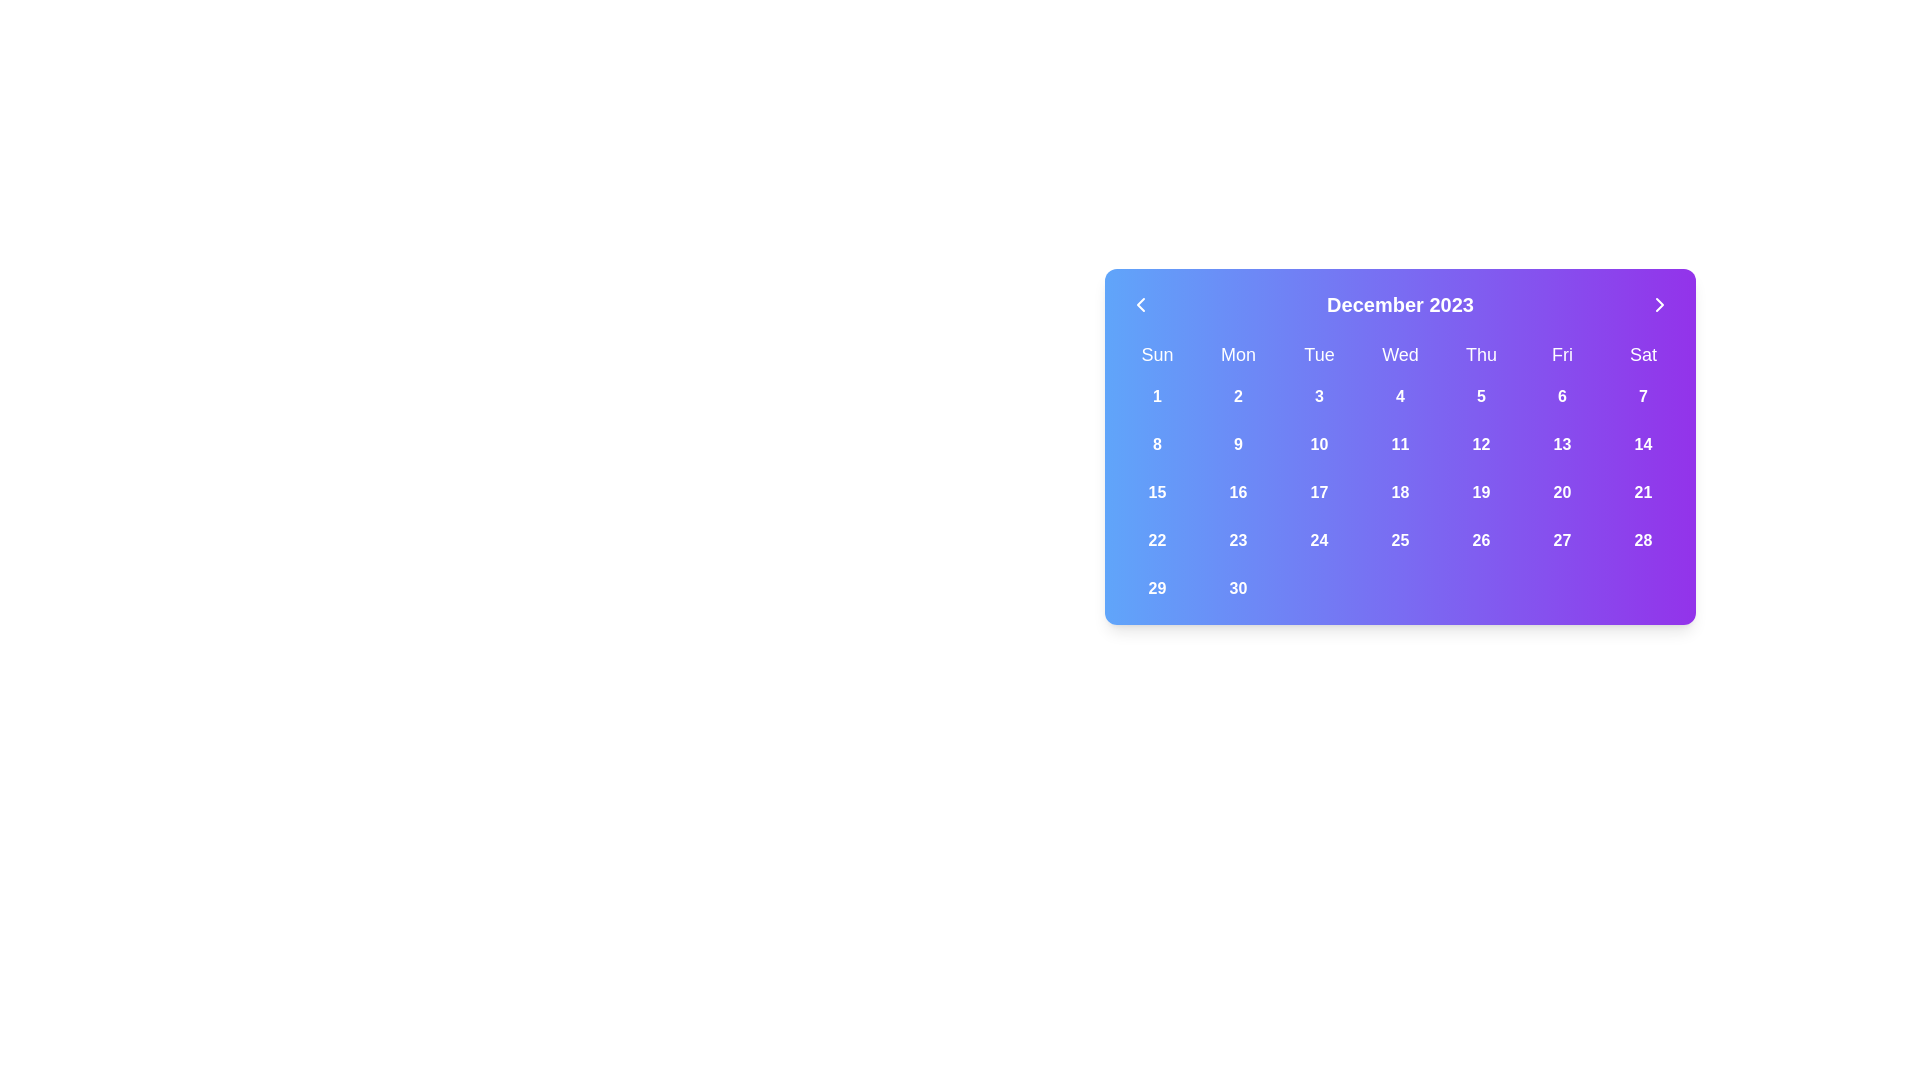  What do you see at coordinates (1561, 540) in the screenshot?
I see `the button labeled '27' in the calendar grid for Friday, December 27th` at bounding box center [1561, 540].